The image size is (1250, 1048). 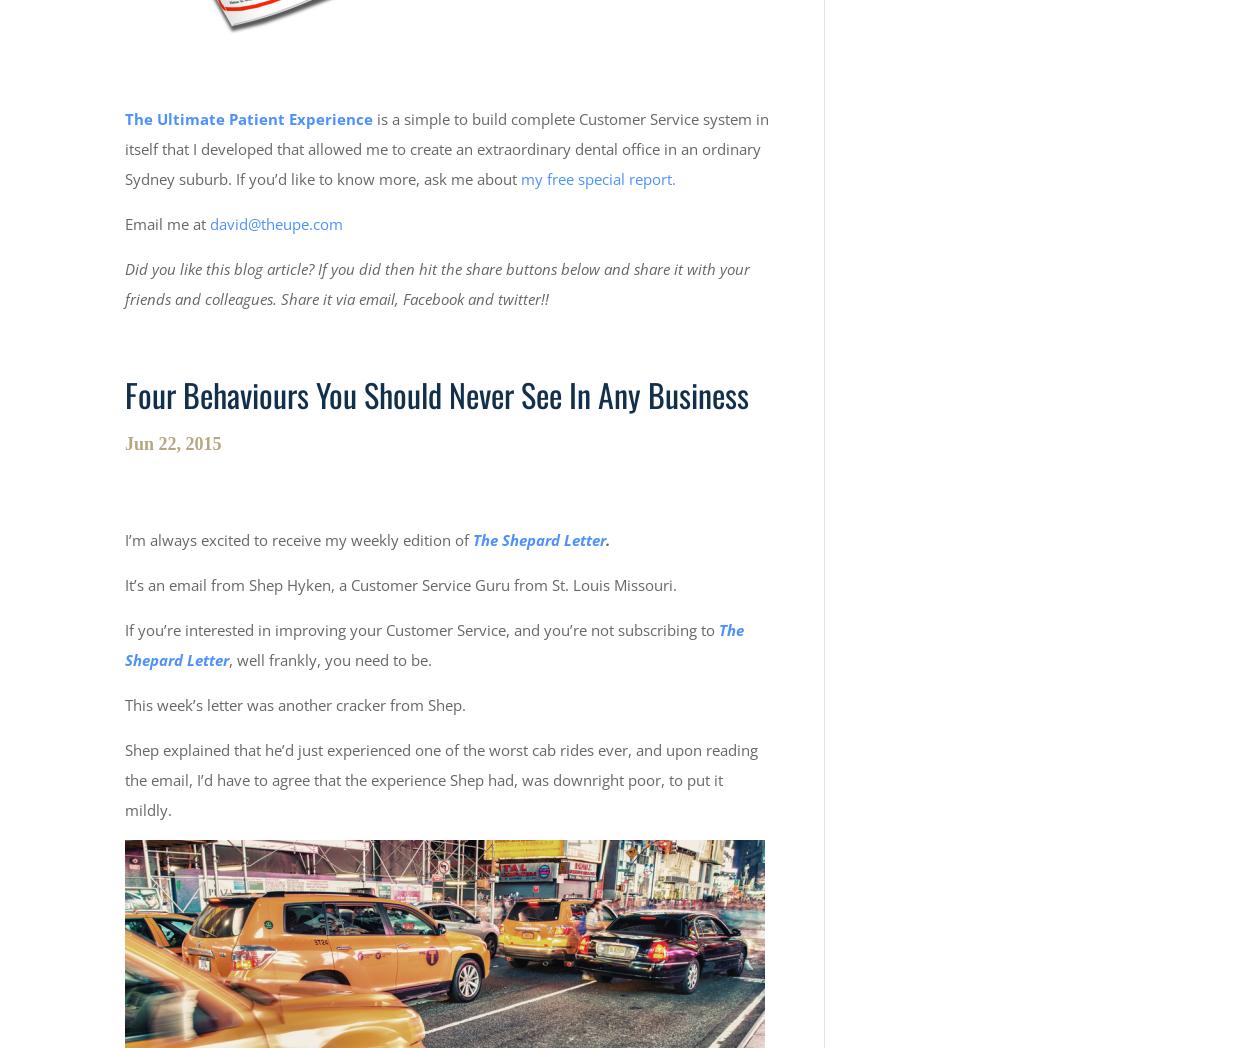 What do you see at coordinates (329, 658) in the screenshot?
I see `', well frankly, you need to be.'` at bounding box center [329, 658].